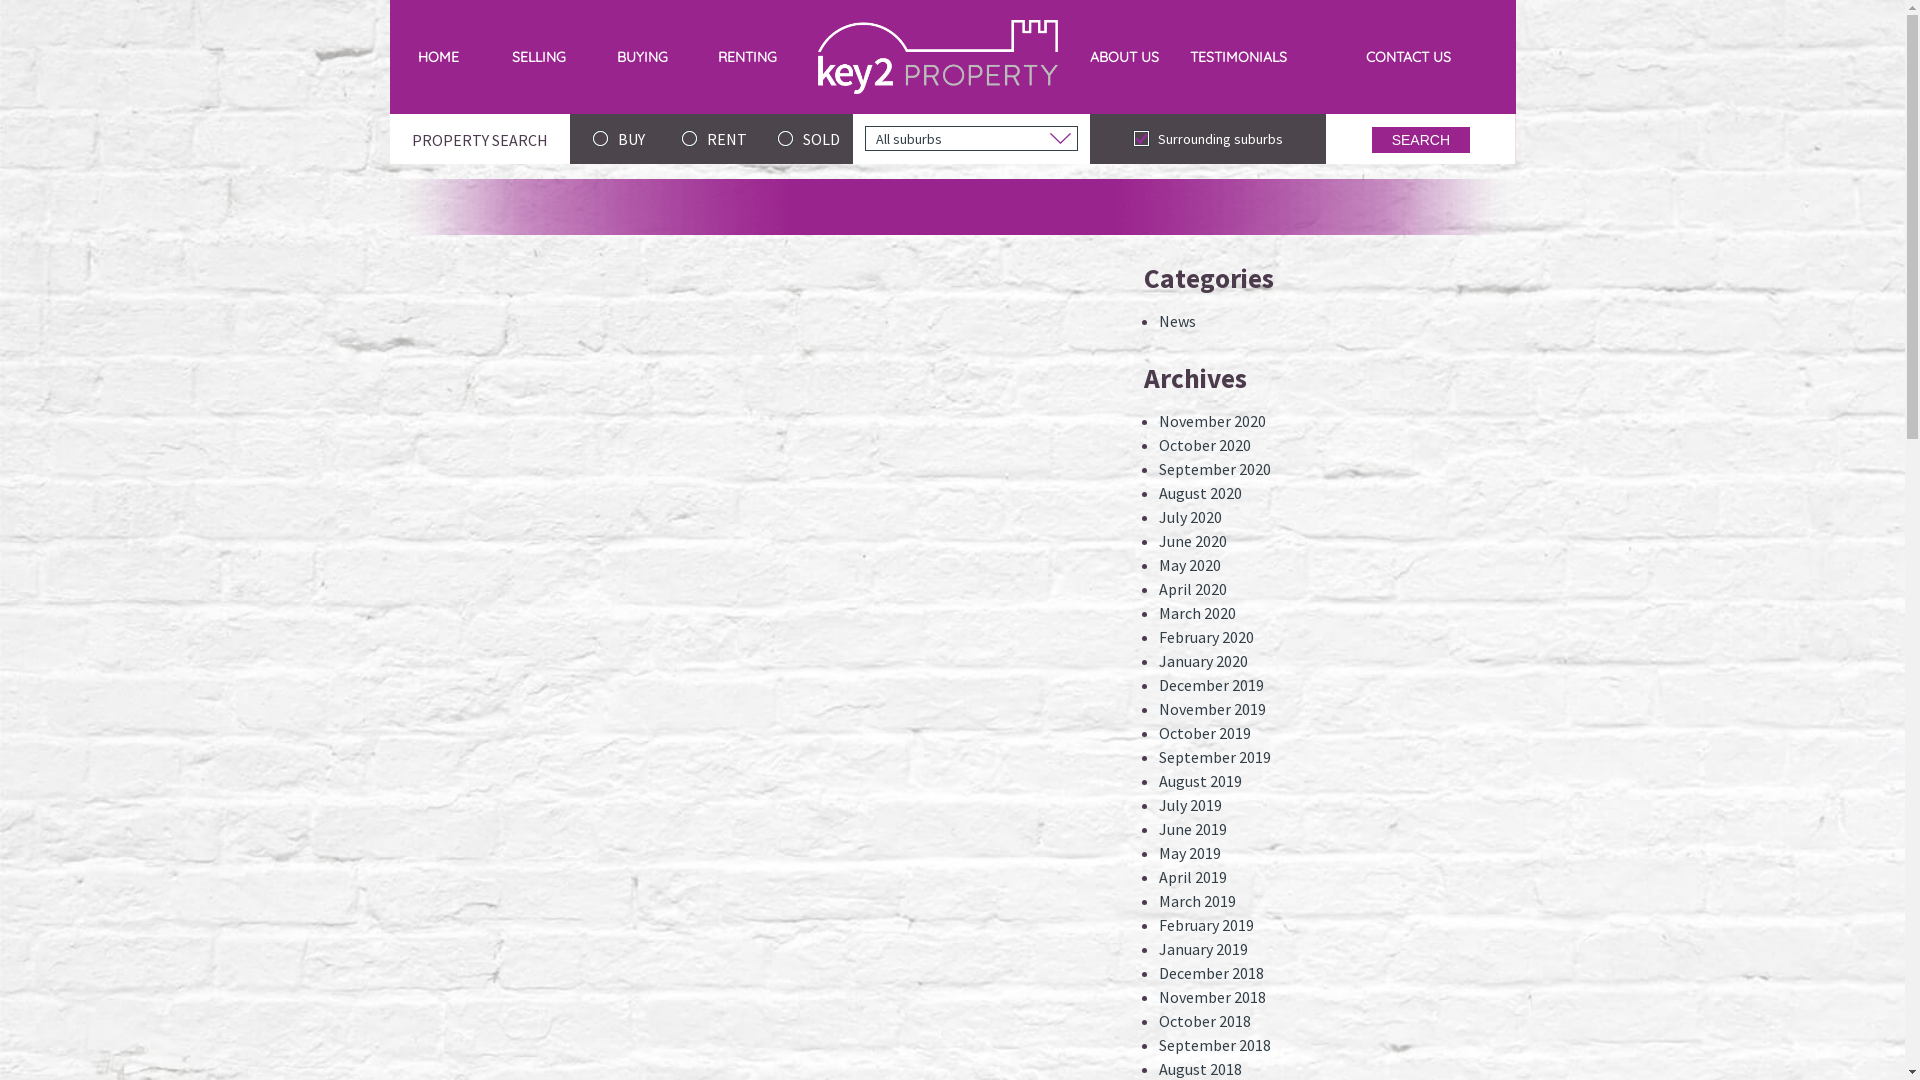  What do you see at coordinates (746, 56) in the screenshot?
I see `'RENTING'` at bounding box center [746, 56].